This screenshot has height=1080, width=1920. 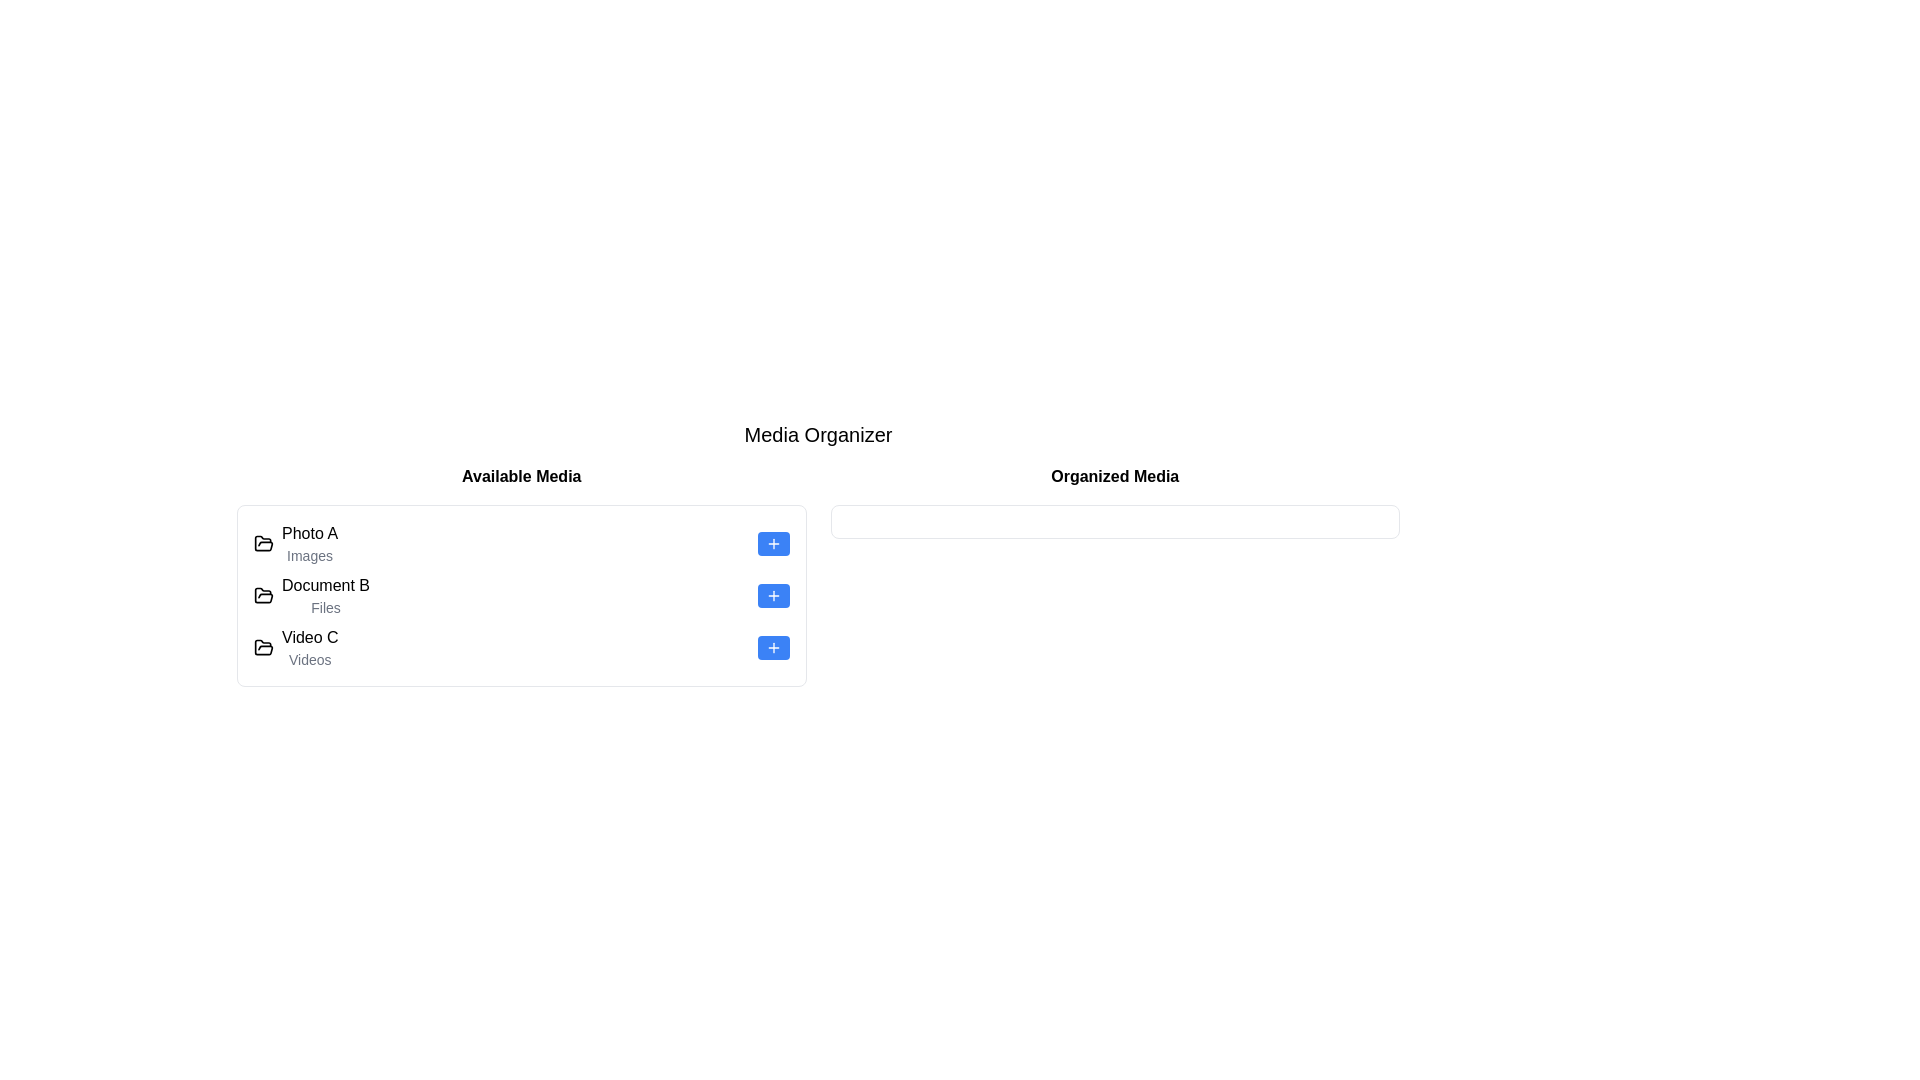 I want to click on the small blue button with a white '+' icon to observe the hover effect, so click(x=772, y=648).